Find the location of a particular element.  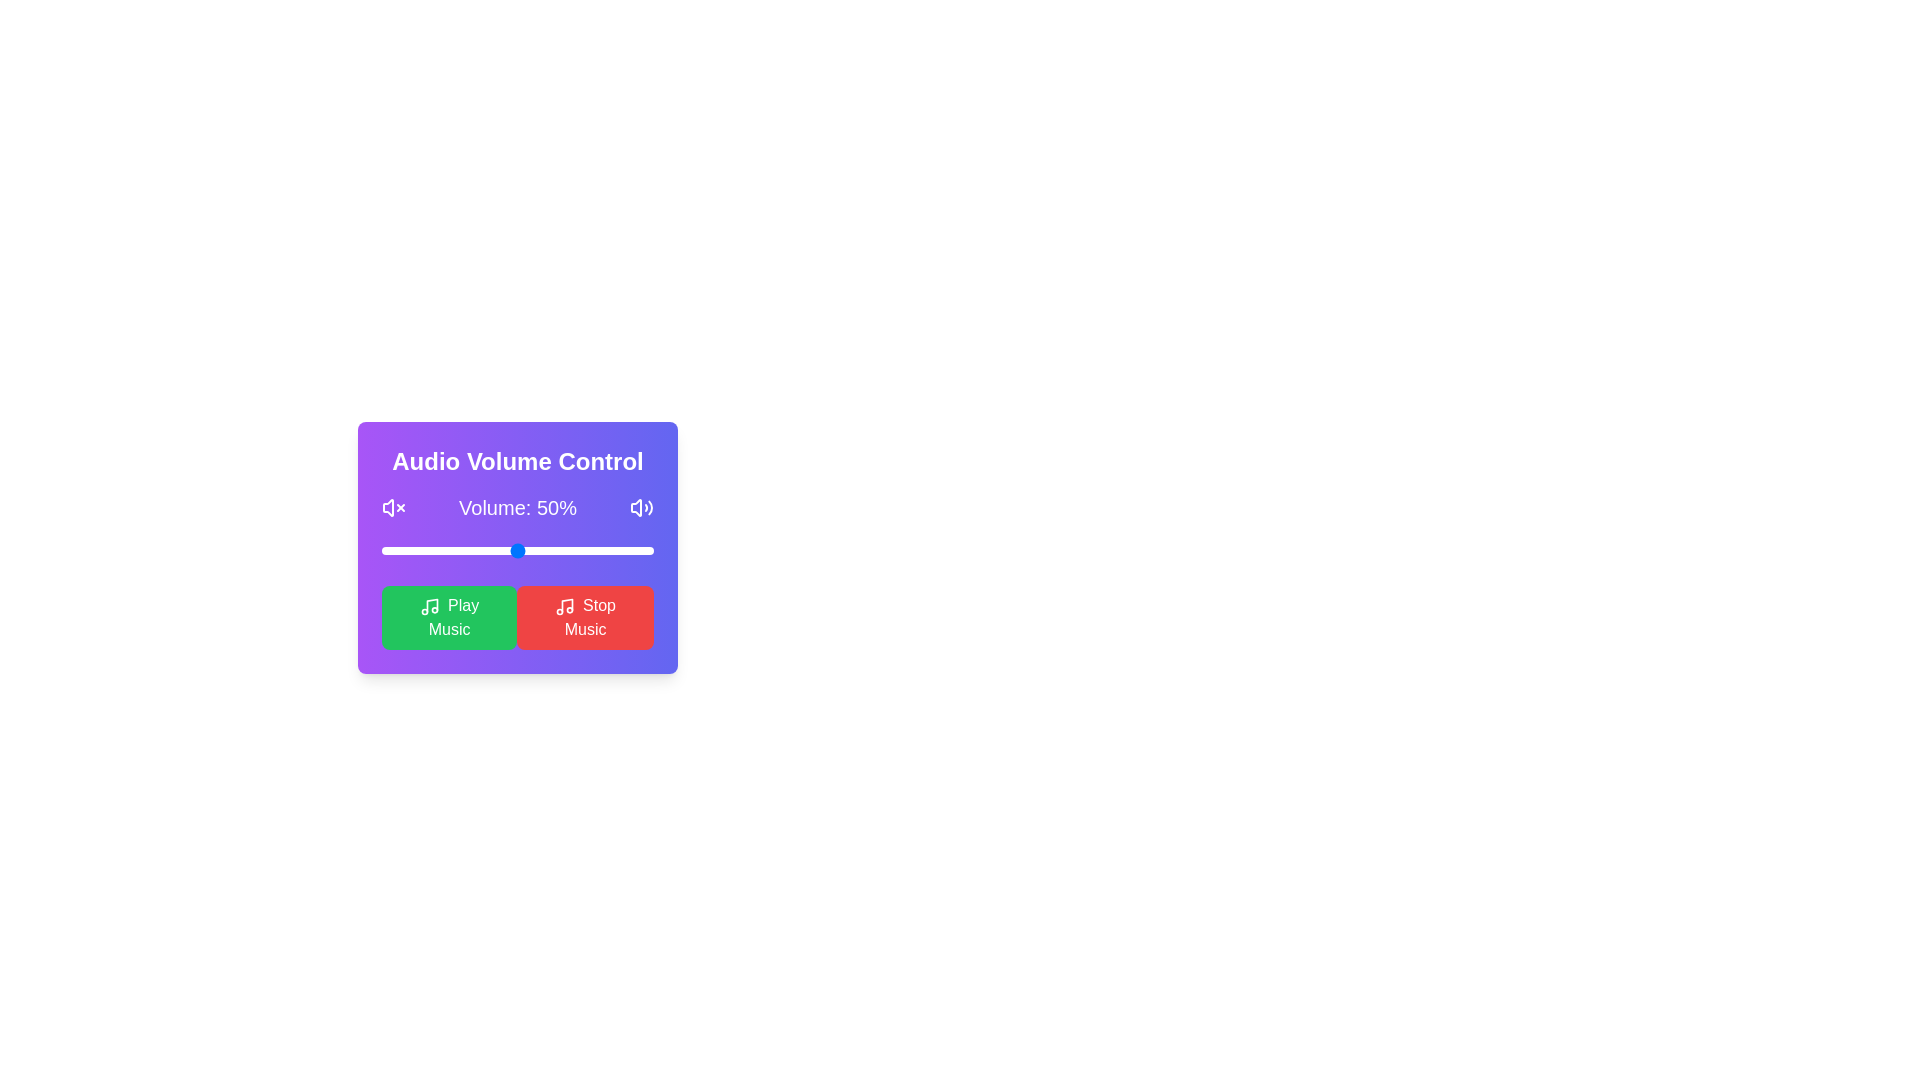

the mute/unmute icon button located to the left of the 'Volume: 50%' label is located at coordinates (393, 507).